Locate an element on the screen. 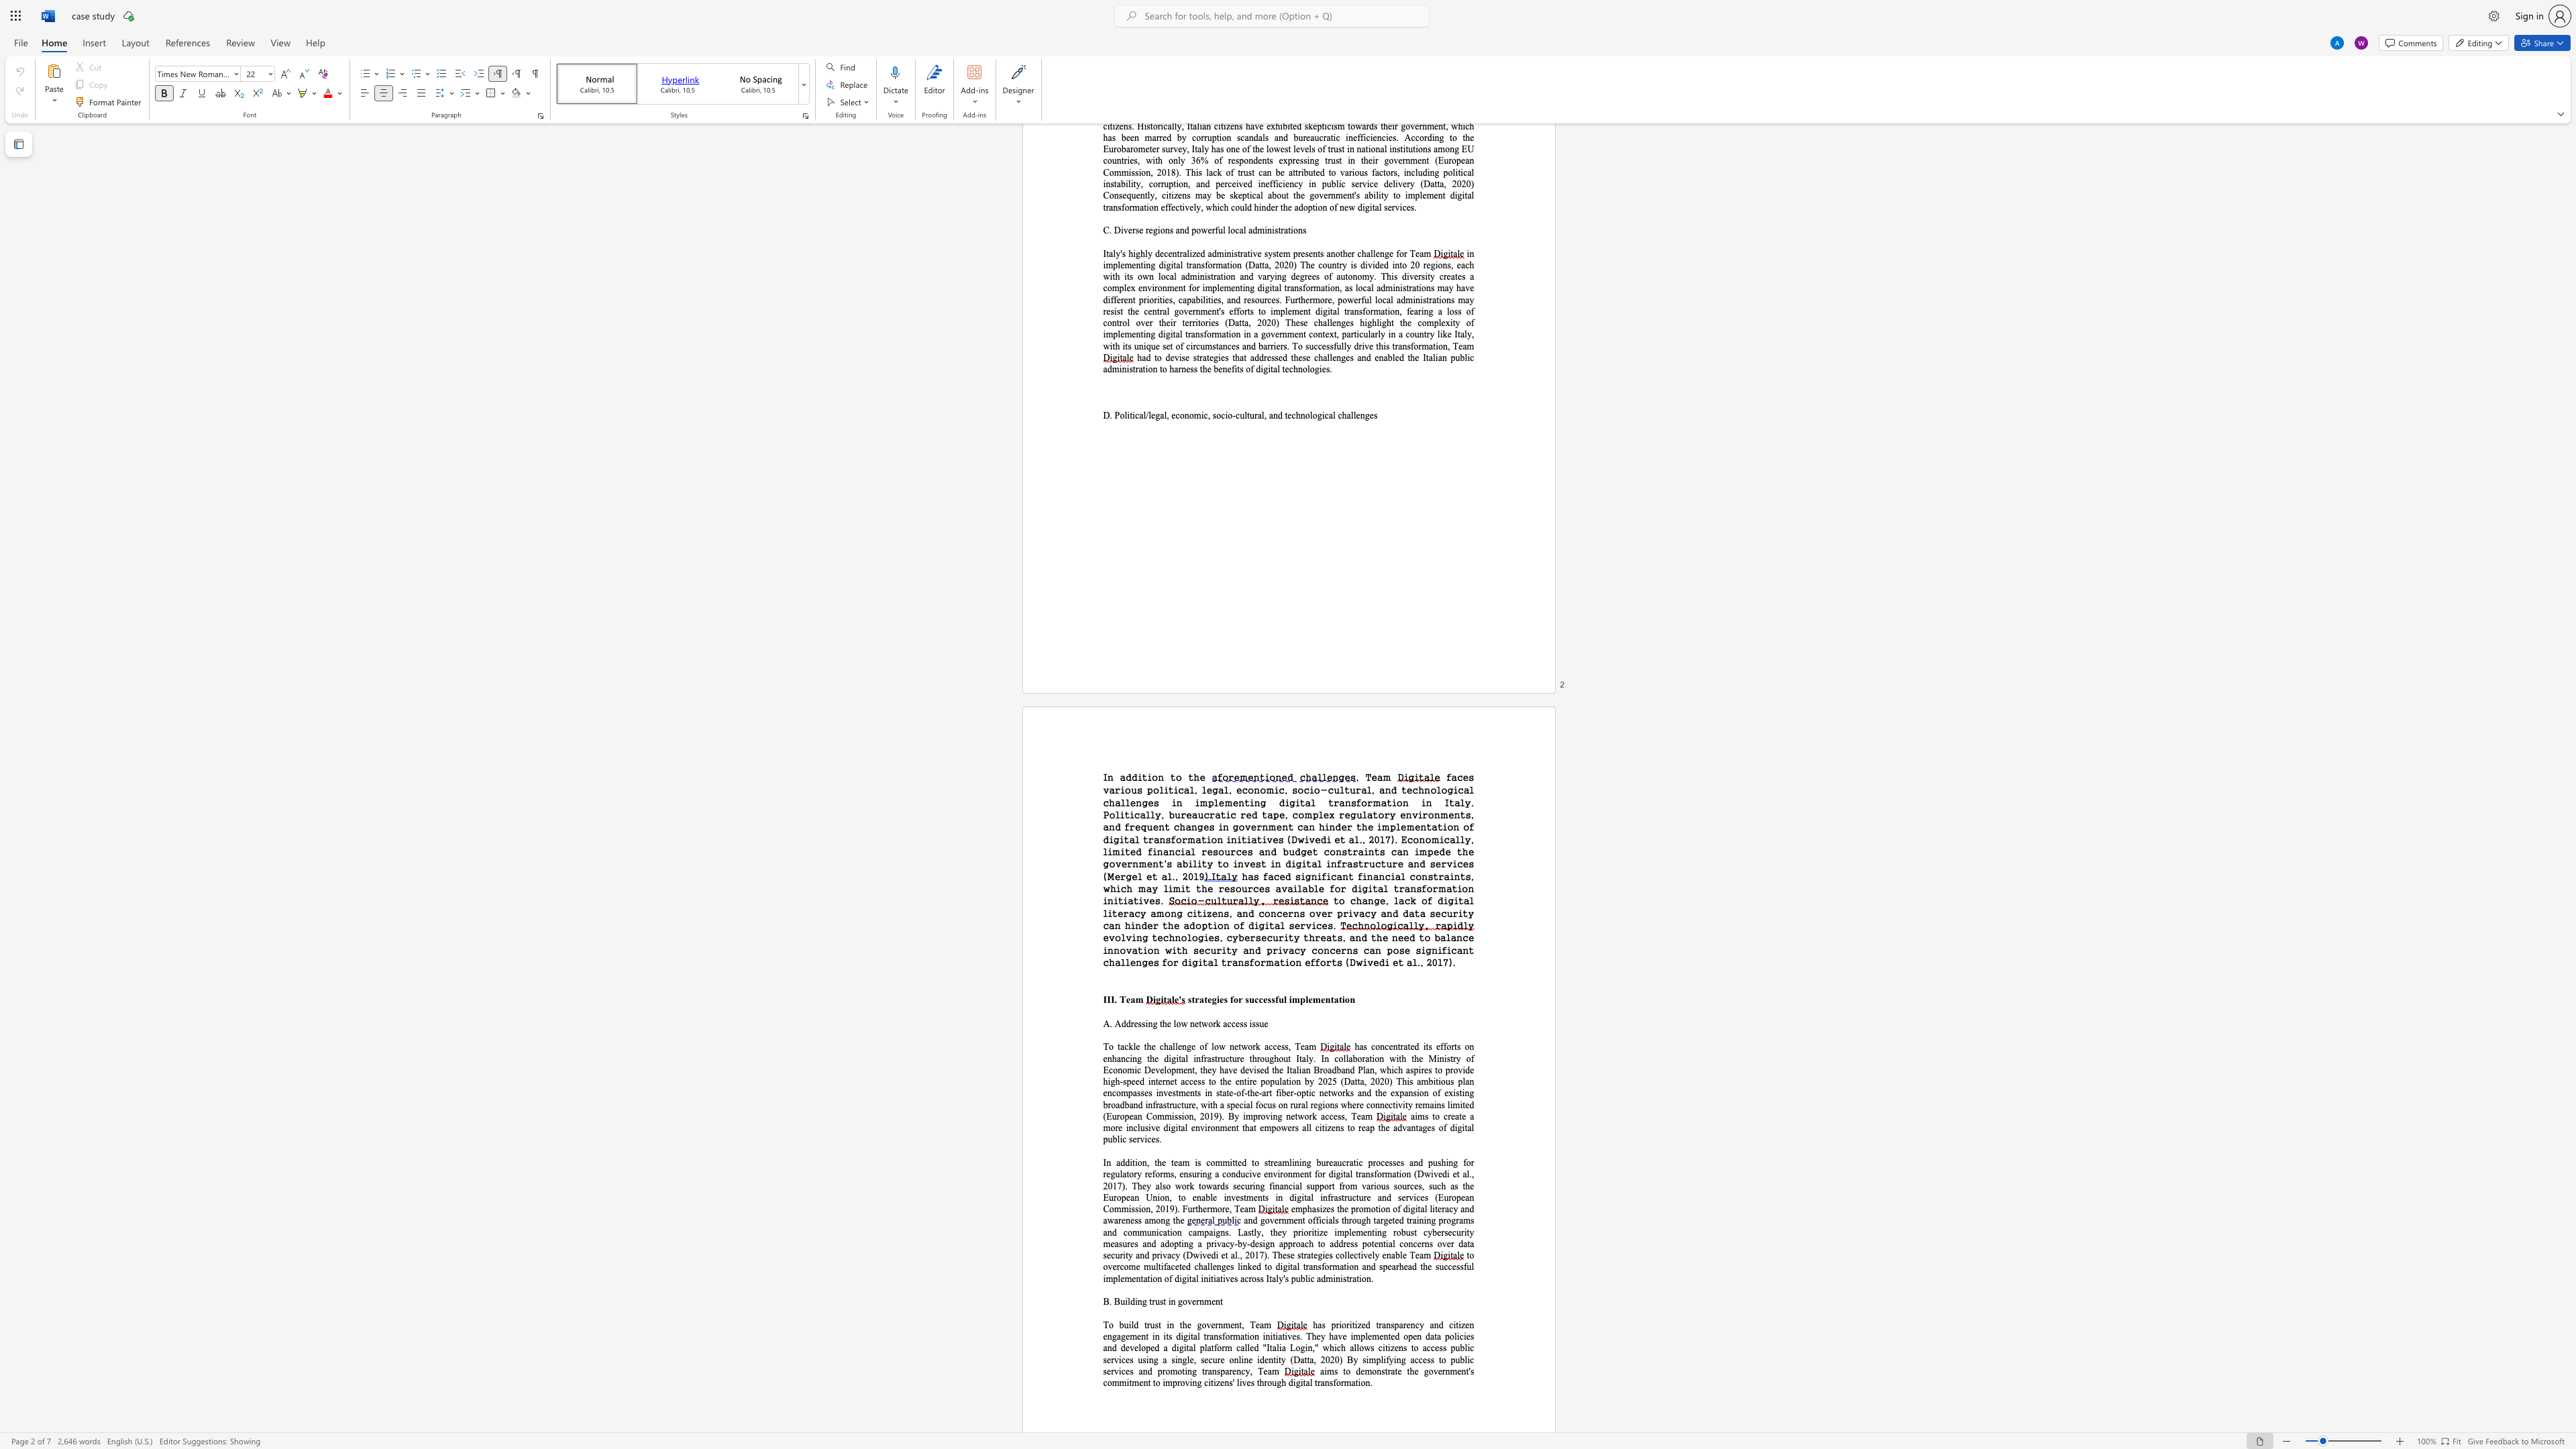 This screenshot has width=2576, height=1449. the subset text "romotion of digital lit" within the text "emphasizes the promotion of digital literacy and awareness among the" is located at coordinates (1354, 1208).